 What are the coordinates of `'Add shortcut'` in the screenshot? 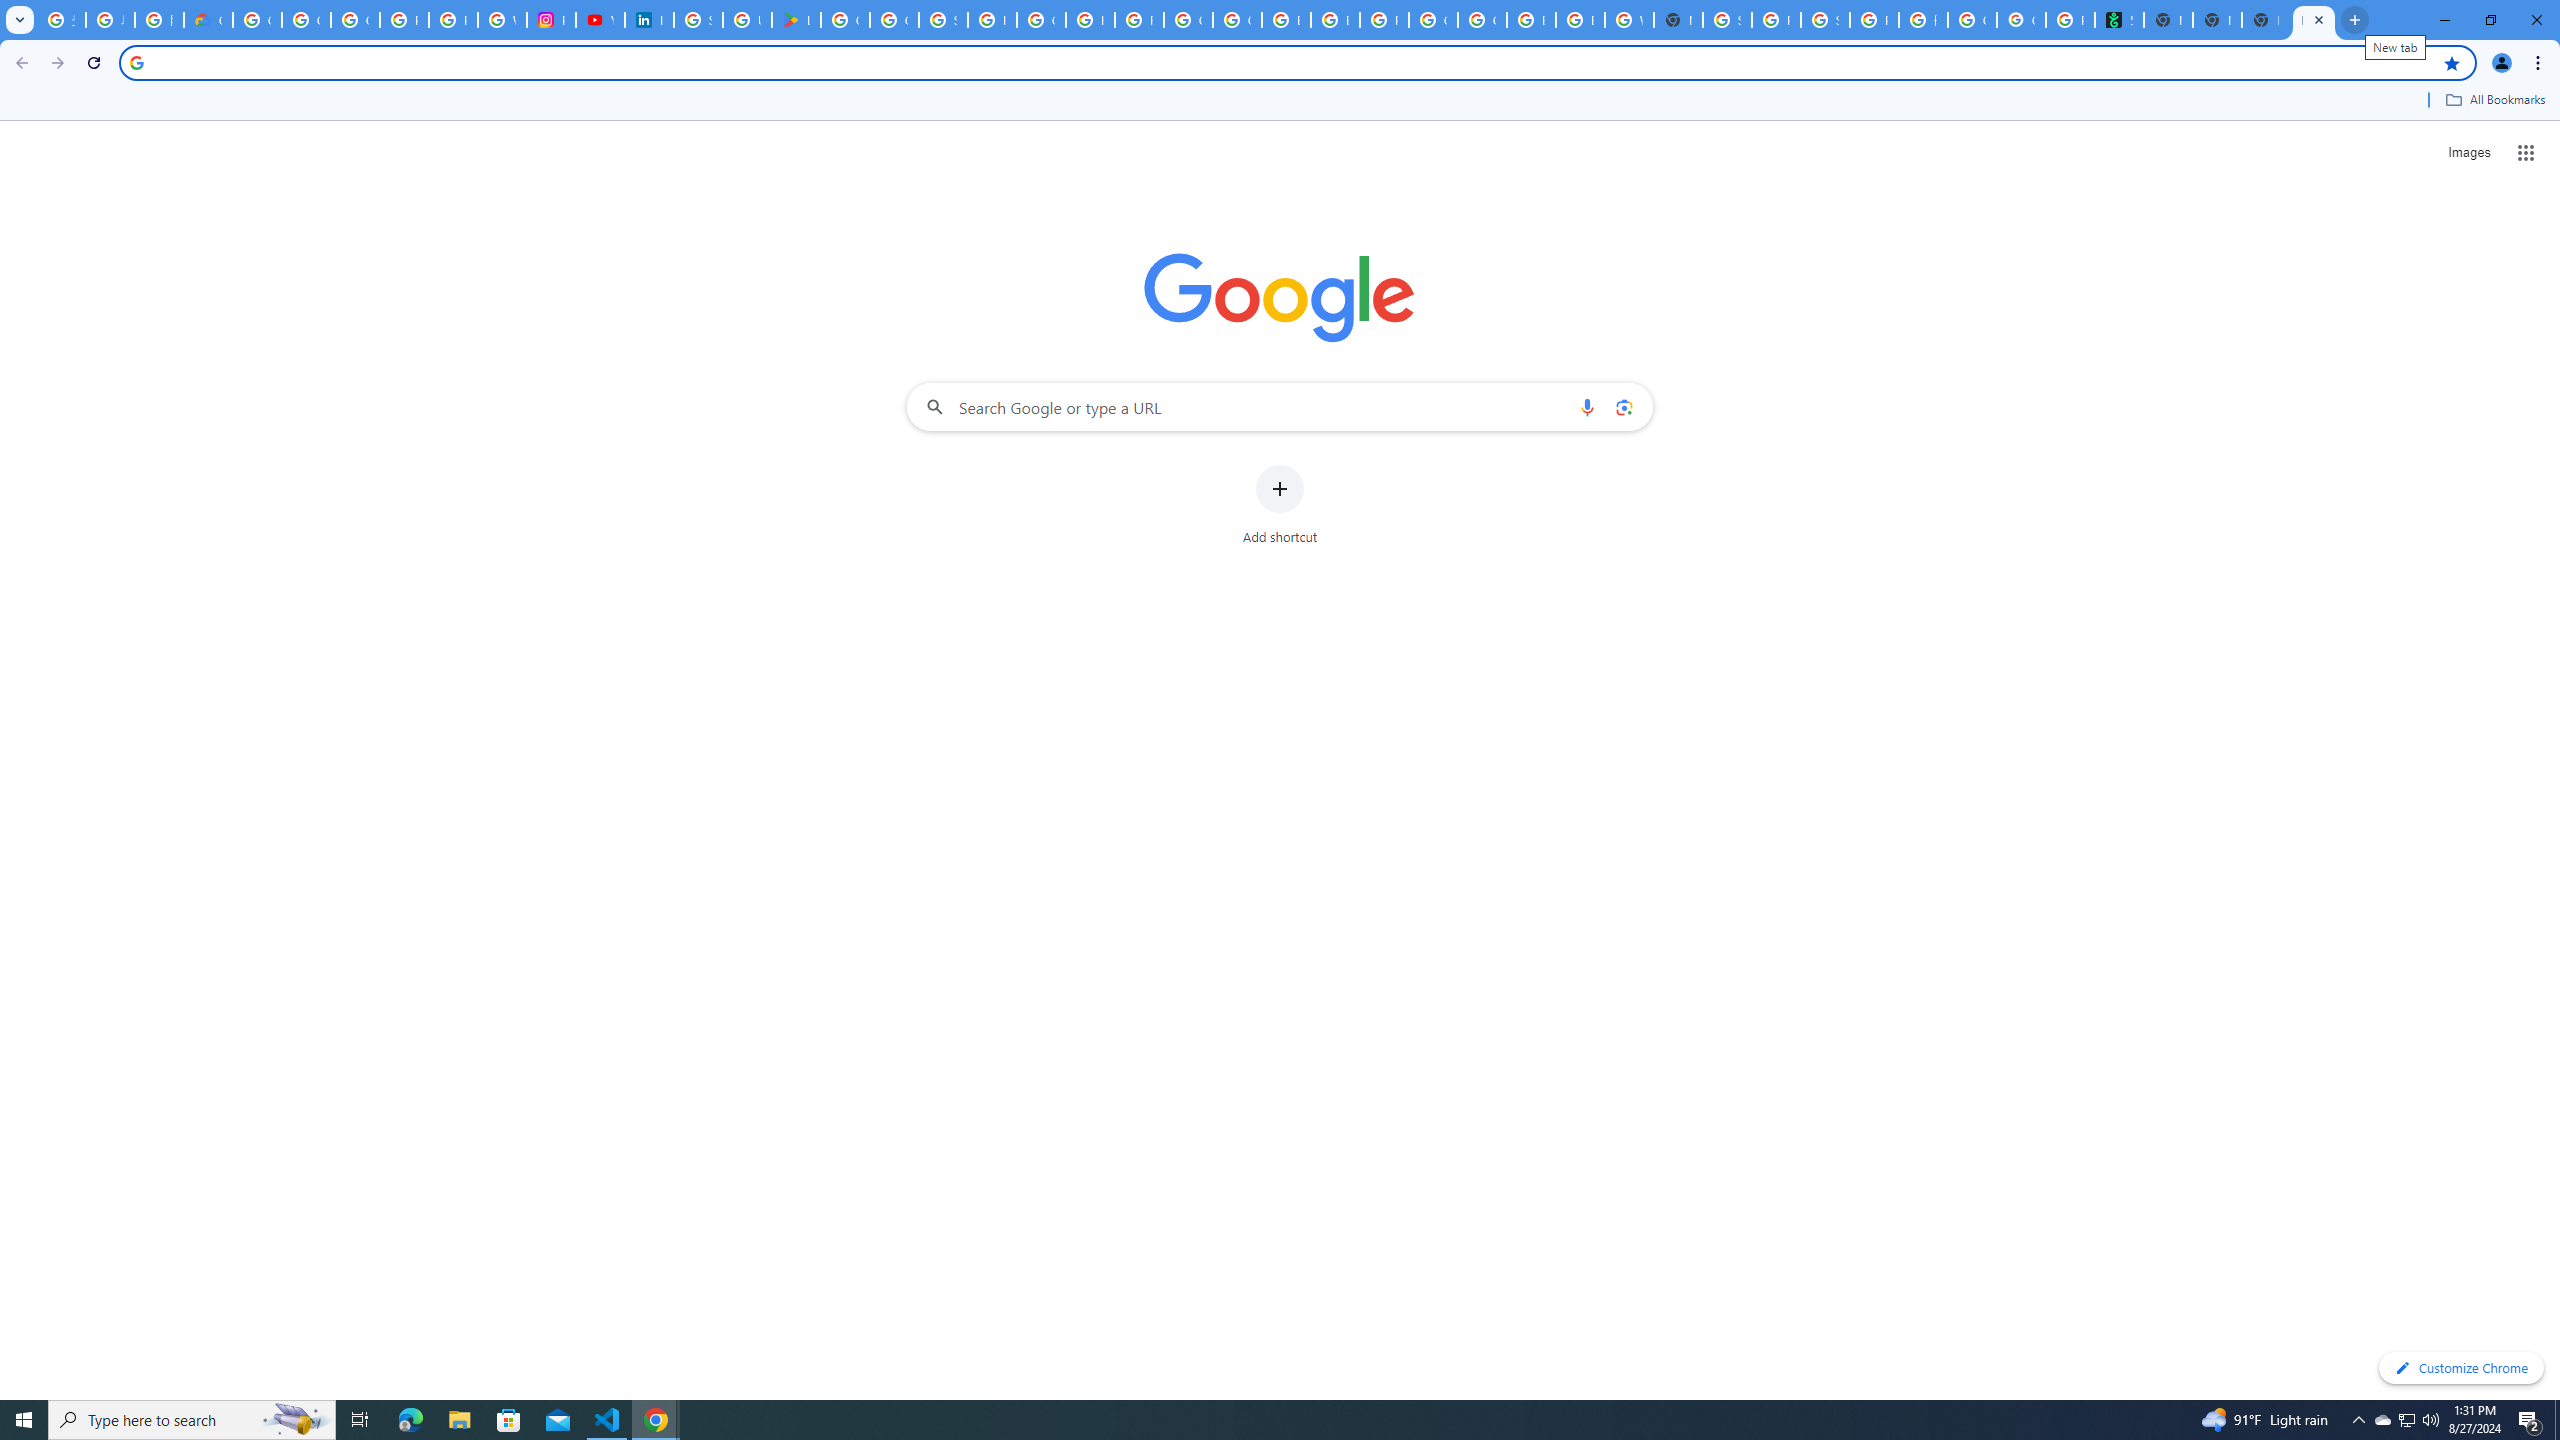 It's located at (1280, 505).